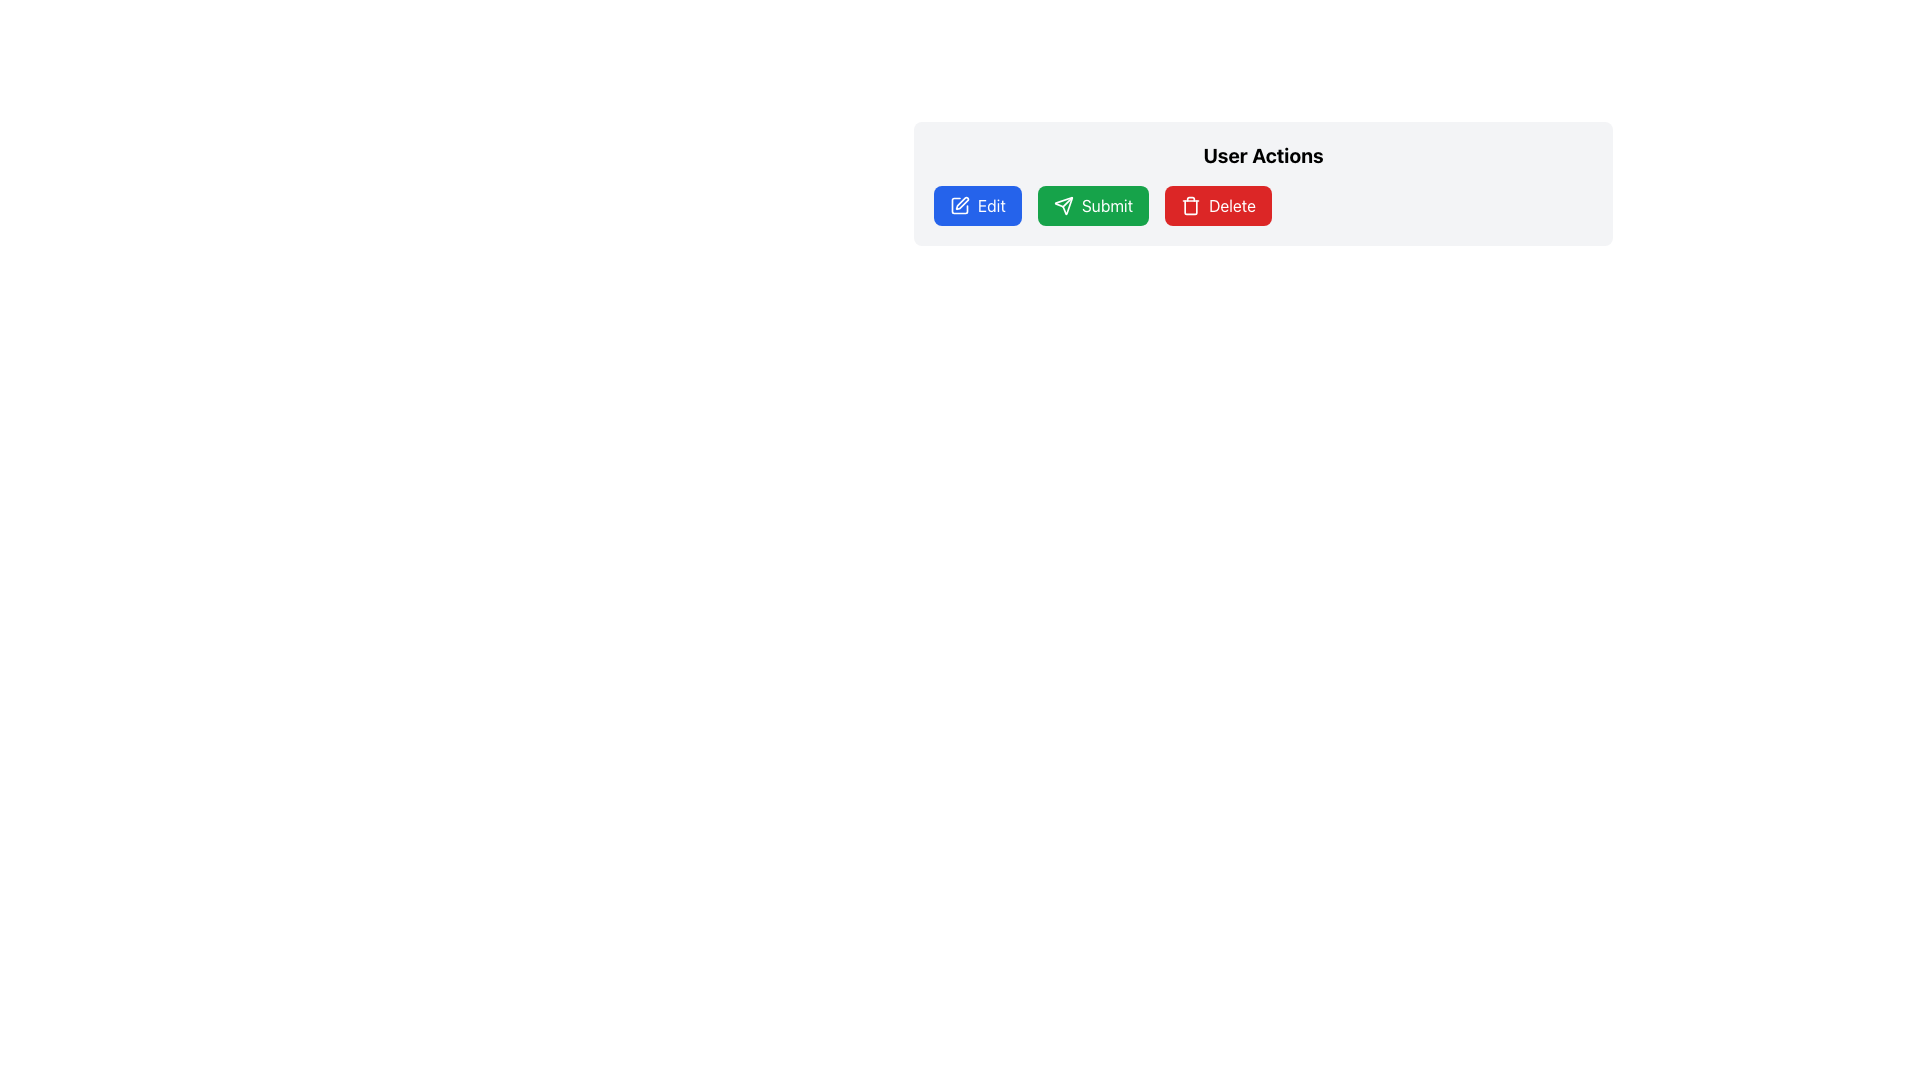 The width and height of the screenshot is (1920, 1080). Describe the element at coordinates (960, 205) in the screenshot. I see `the graphic icon resembling a pen-like shape within the 'Edit' button, which is the leftmost button in the row of action buttons under the 'User Actions' header` at that location.